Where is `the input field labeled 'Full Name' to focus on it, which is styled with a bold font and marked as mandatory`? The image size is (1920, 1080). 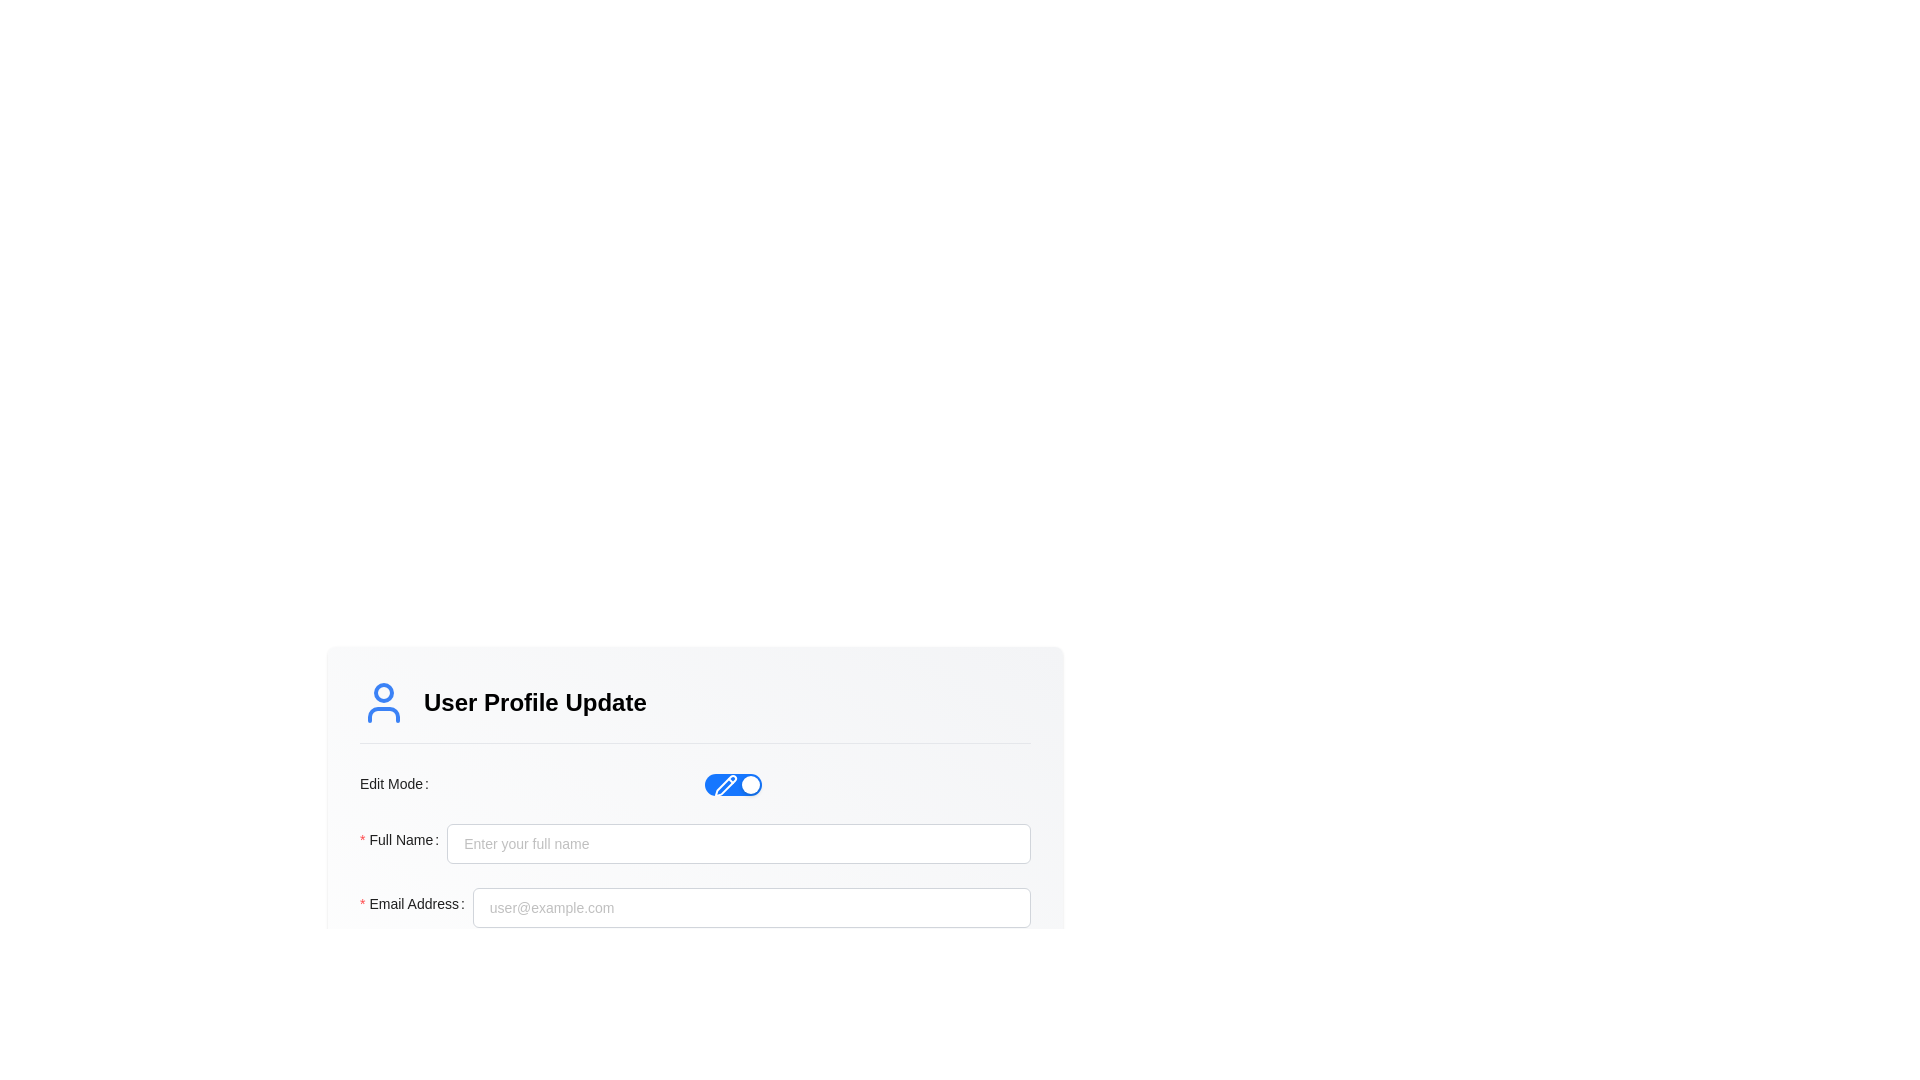 the input field labeled 'Full Name' to focus on it, which is styled with a bold font and marked as mandatory is located at coordinates (695, 844).